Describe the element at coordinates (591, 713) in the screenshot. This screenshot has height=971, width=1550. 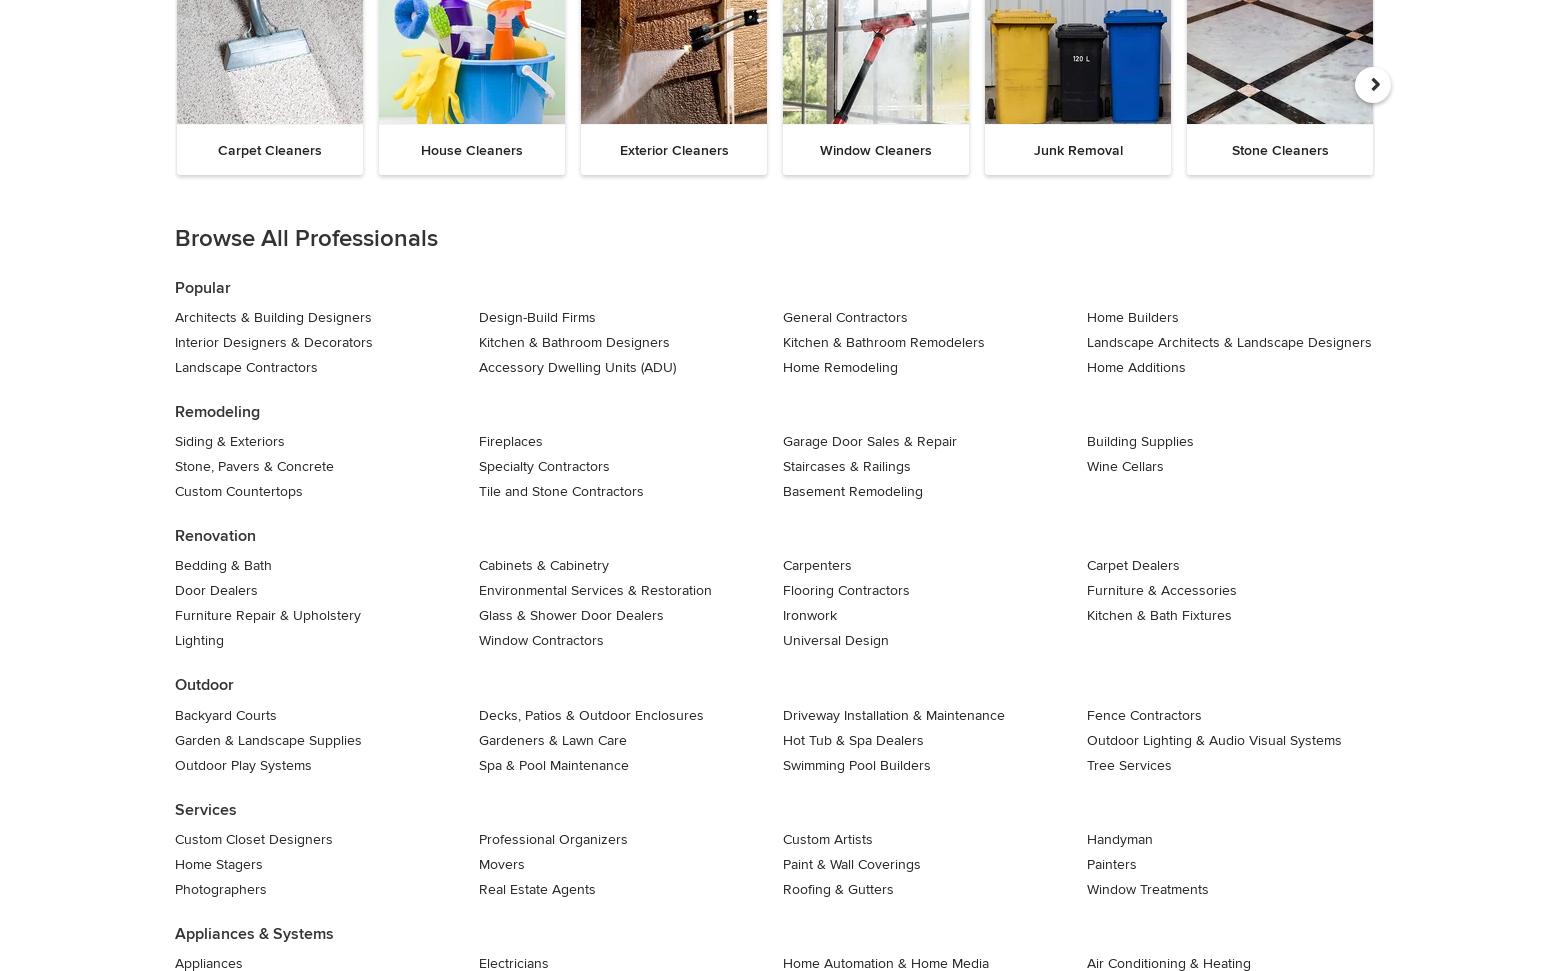
I see `'Decks, Patios & Outdoor Enclosures'` at that location.